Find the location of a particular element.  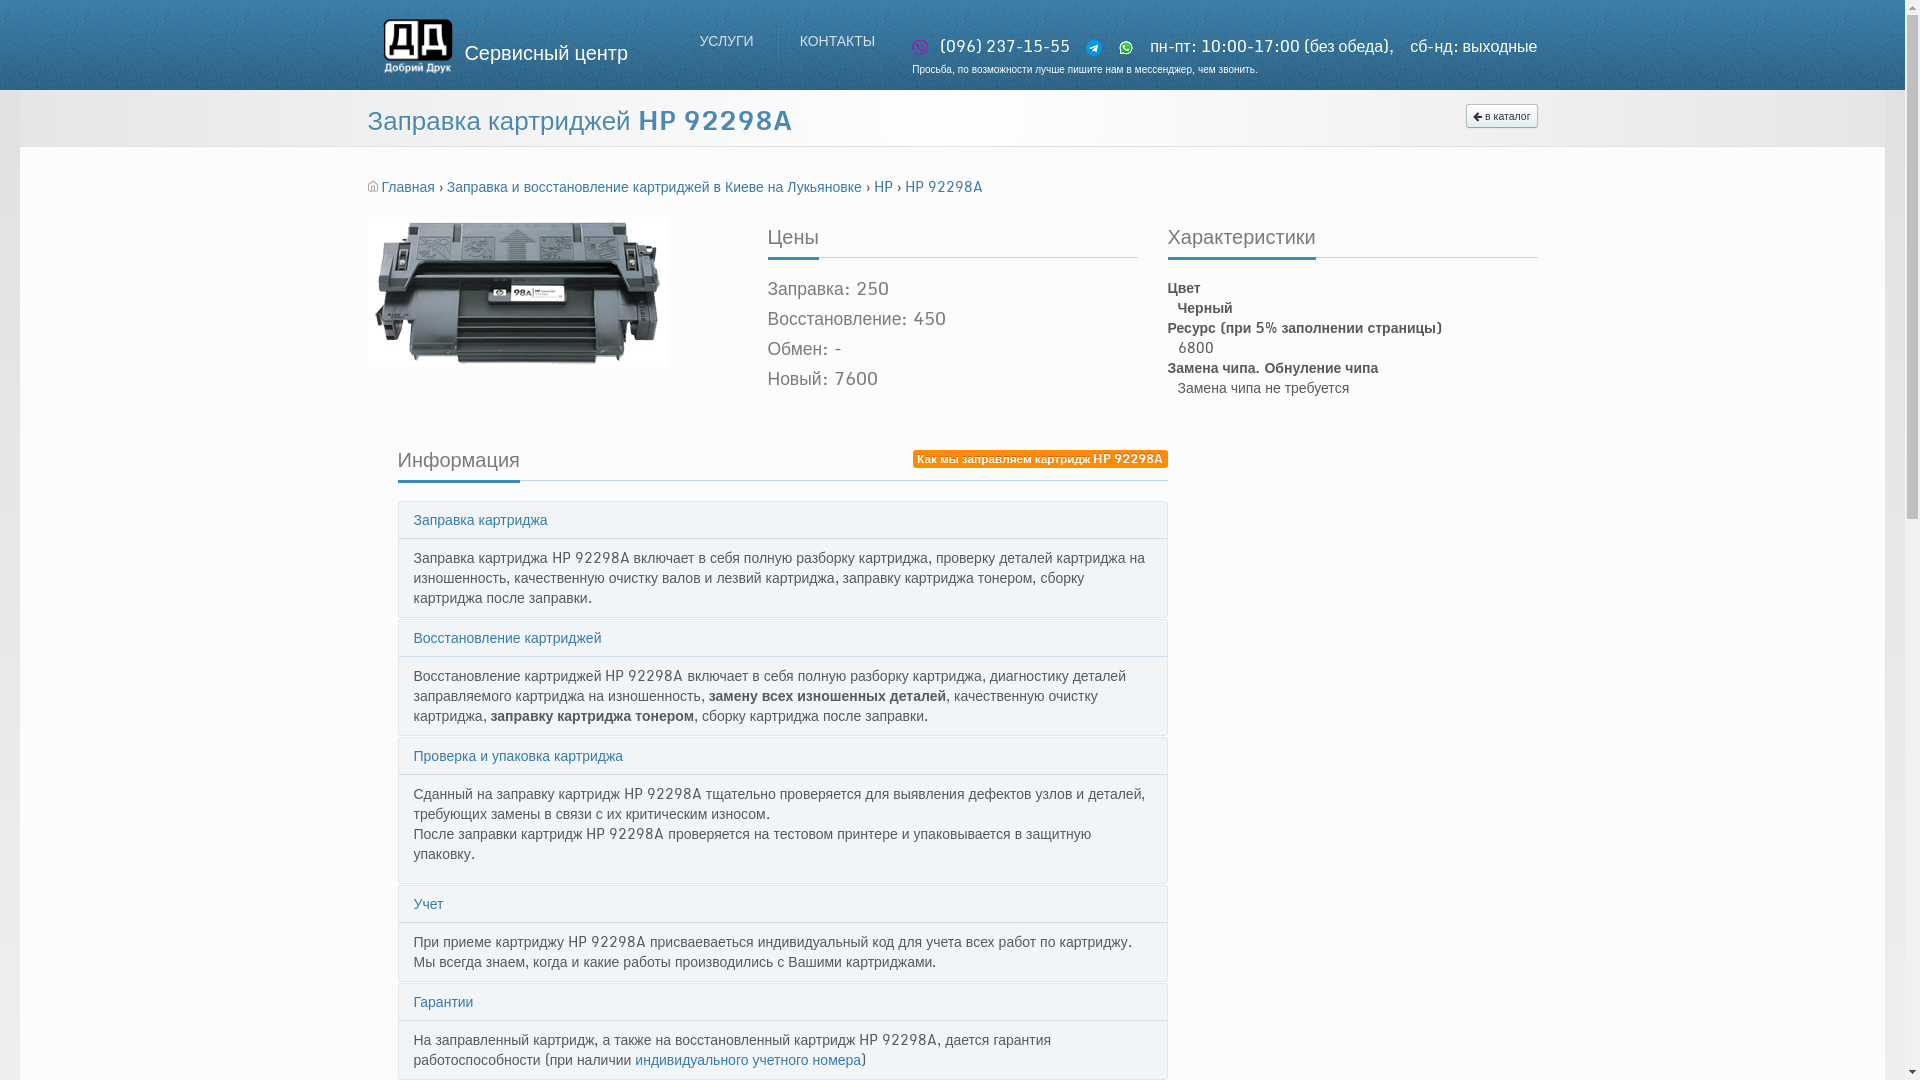

'HP' is located at coordinates (884, 186).